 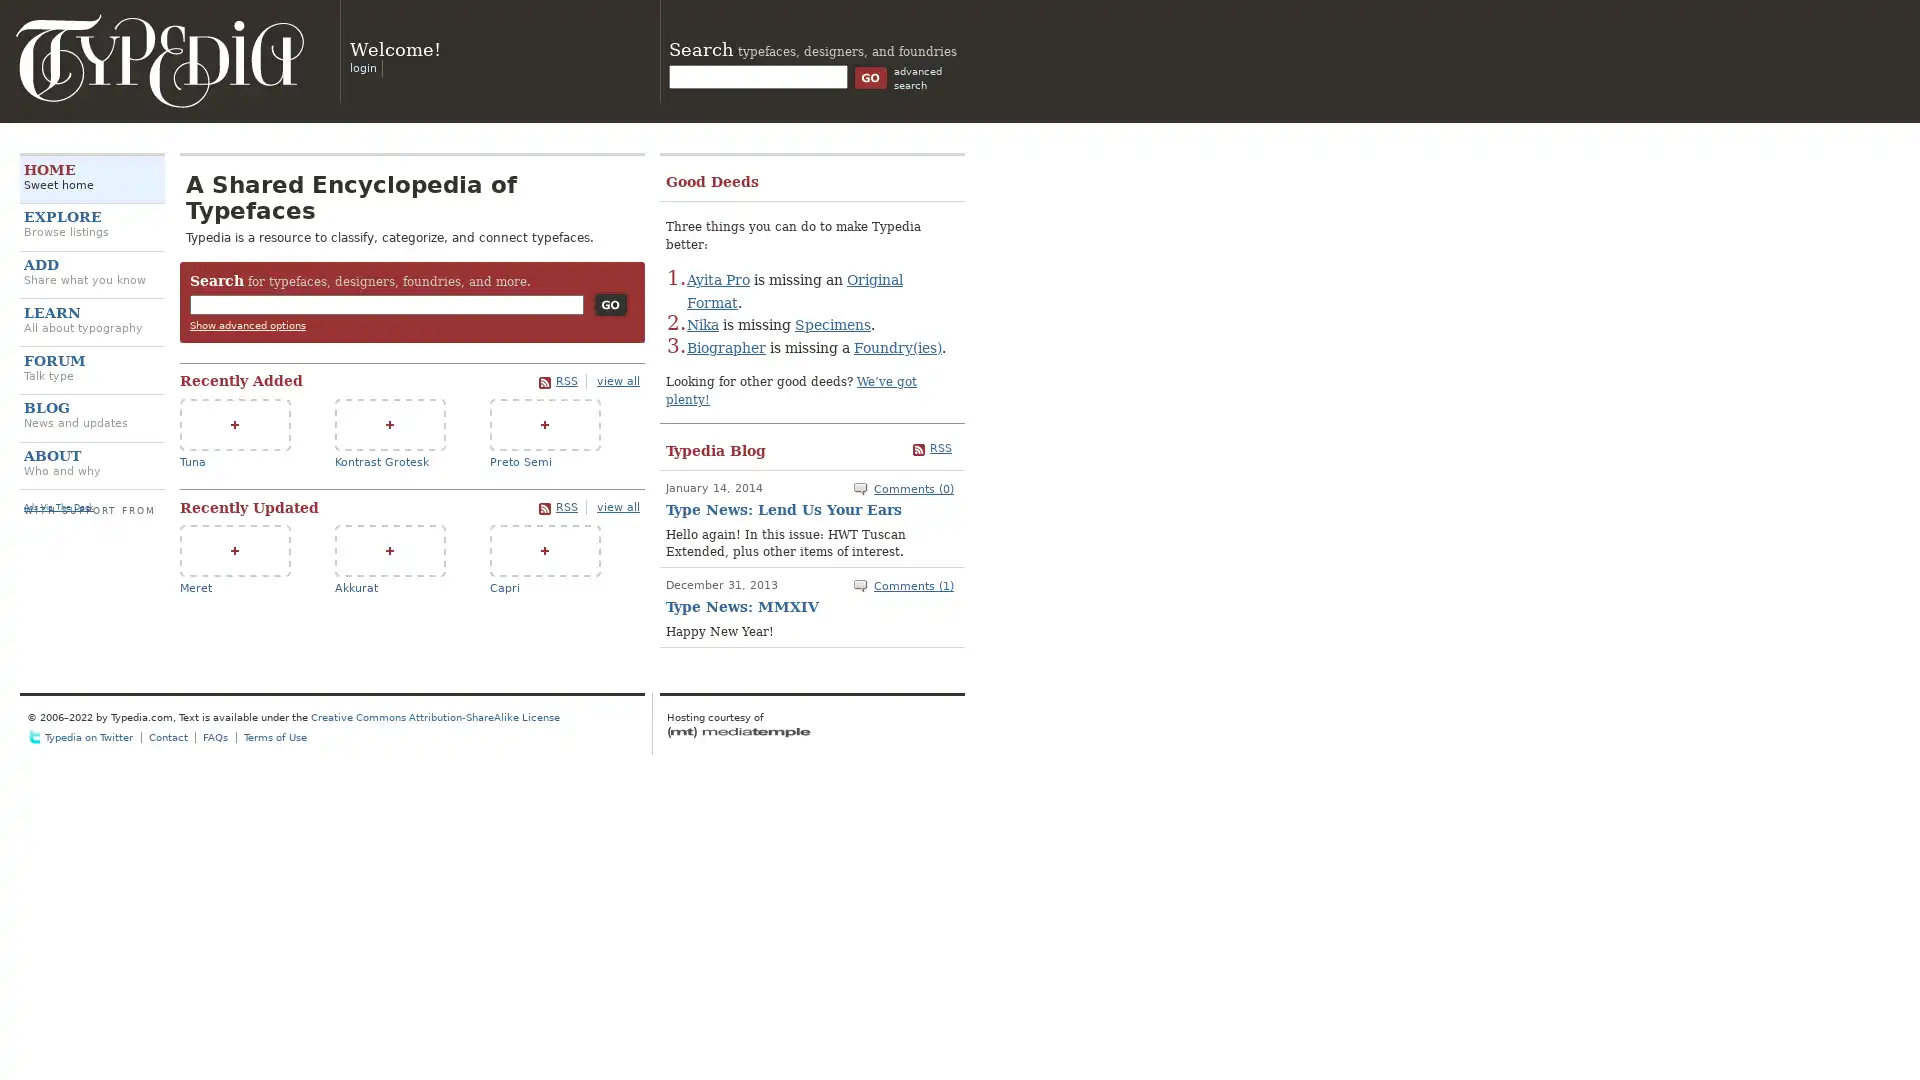 What do you see at coordinates (870, 76) in the screenshot?
I see `Go` at bounding box center [870, 76].